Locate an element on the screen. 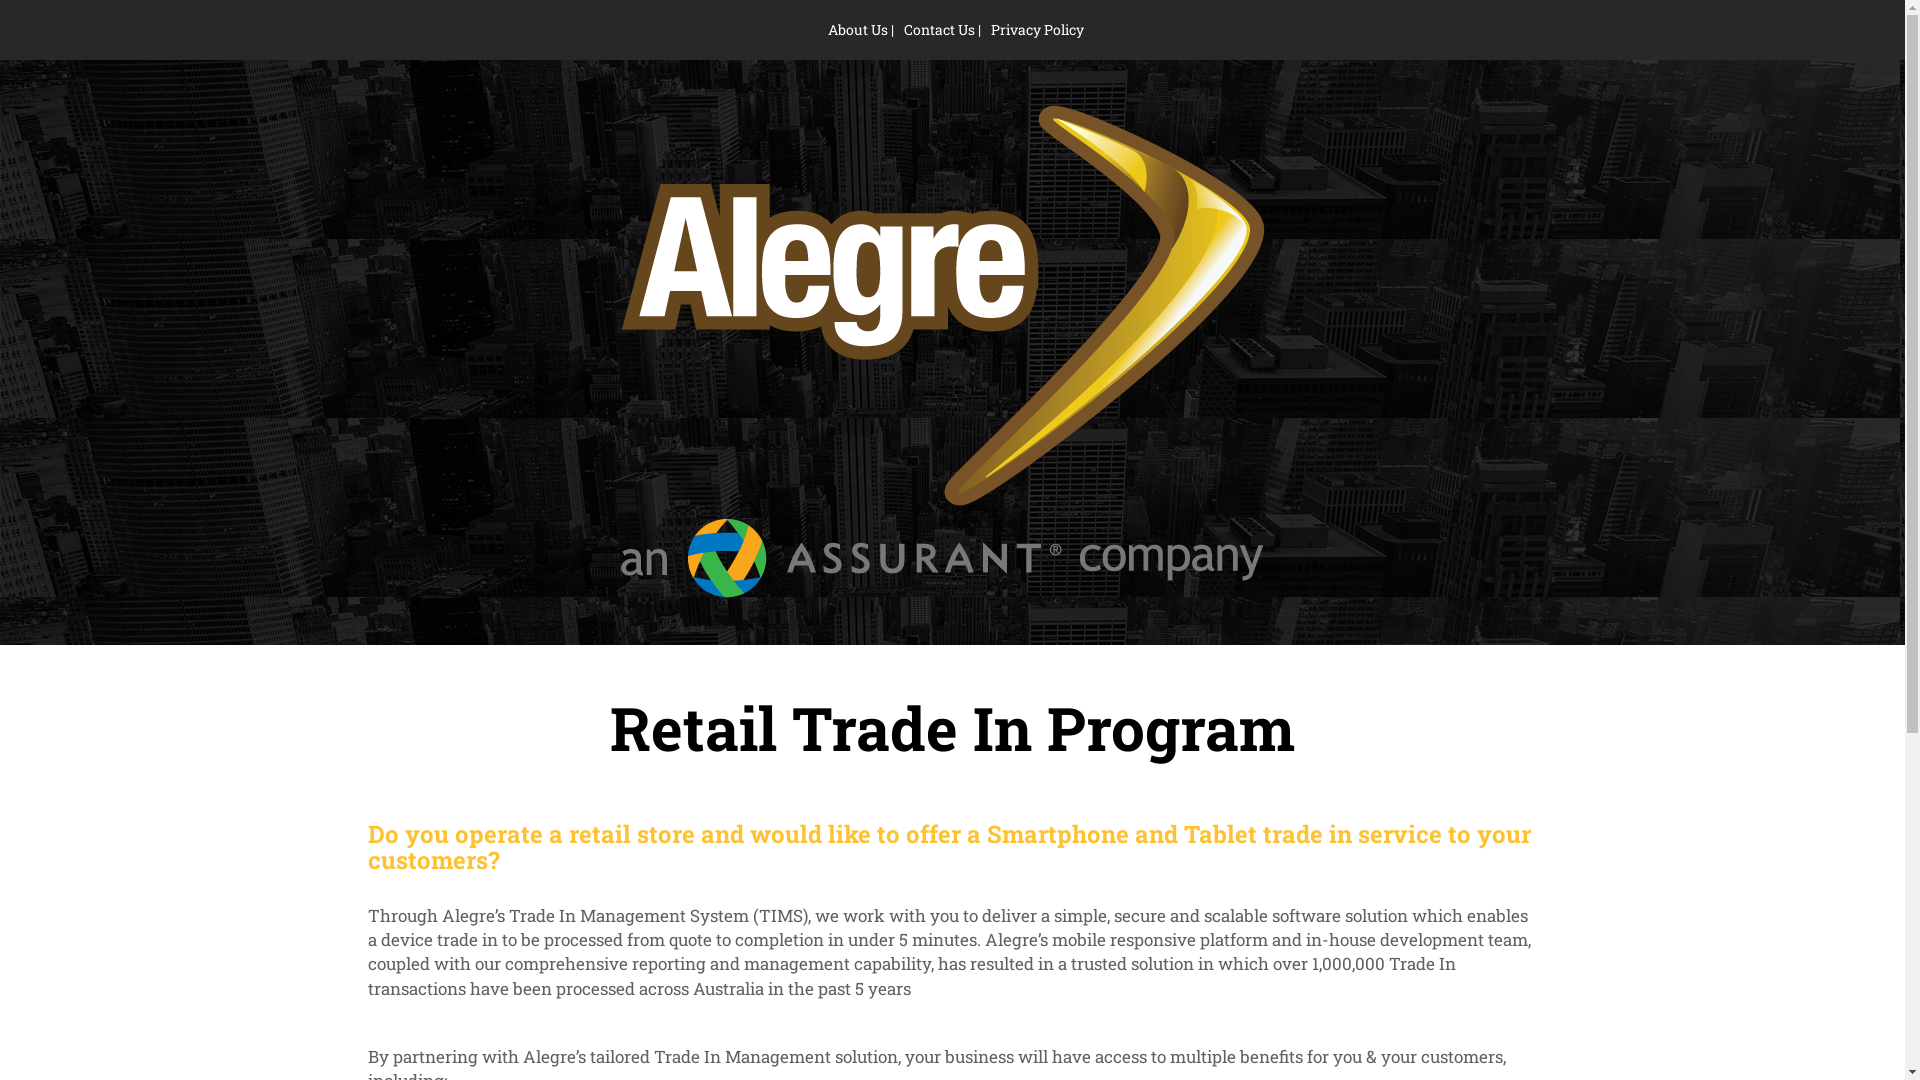 The width and height of the screenshot is (1920, 1080). 'About Us |' is located at coordinates (860, 29).